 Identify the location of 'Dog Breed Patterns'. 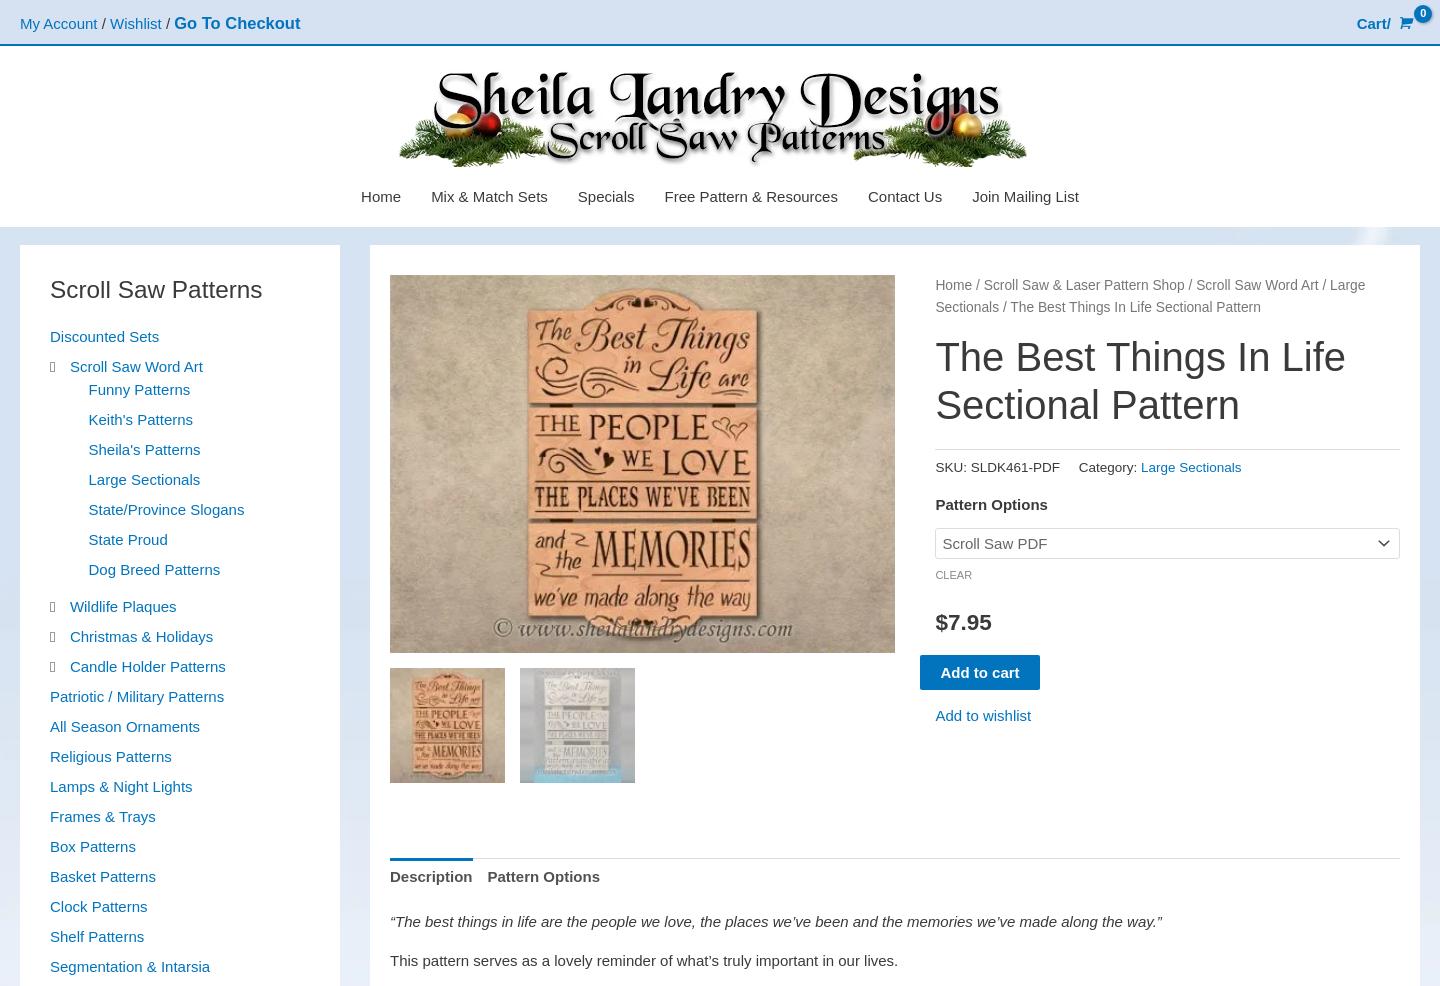
(152, 567).